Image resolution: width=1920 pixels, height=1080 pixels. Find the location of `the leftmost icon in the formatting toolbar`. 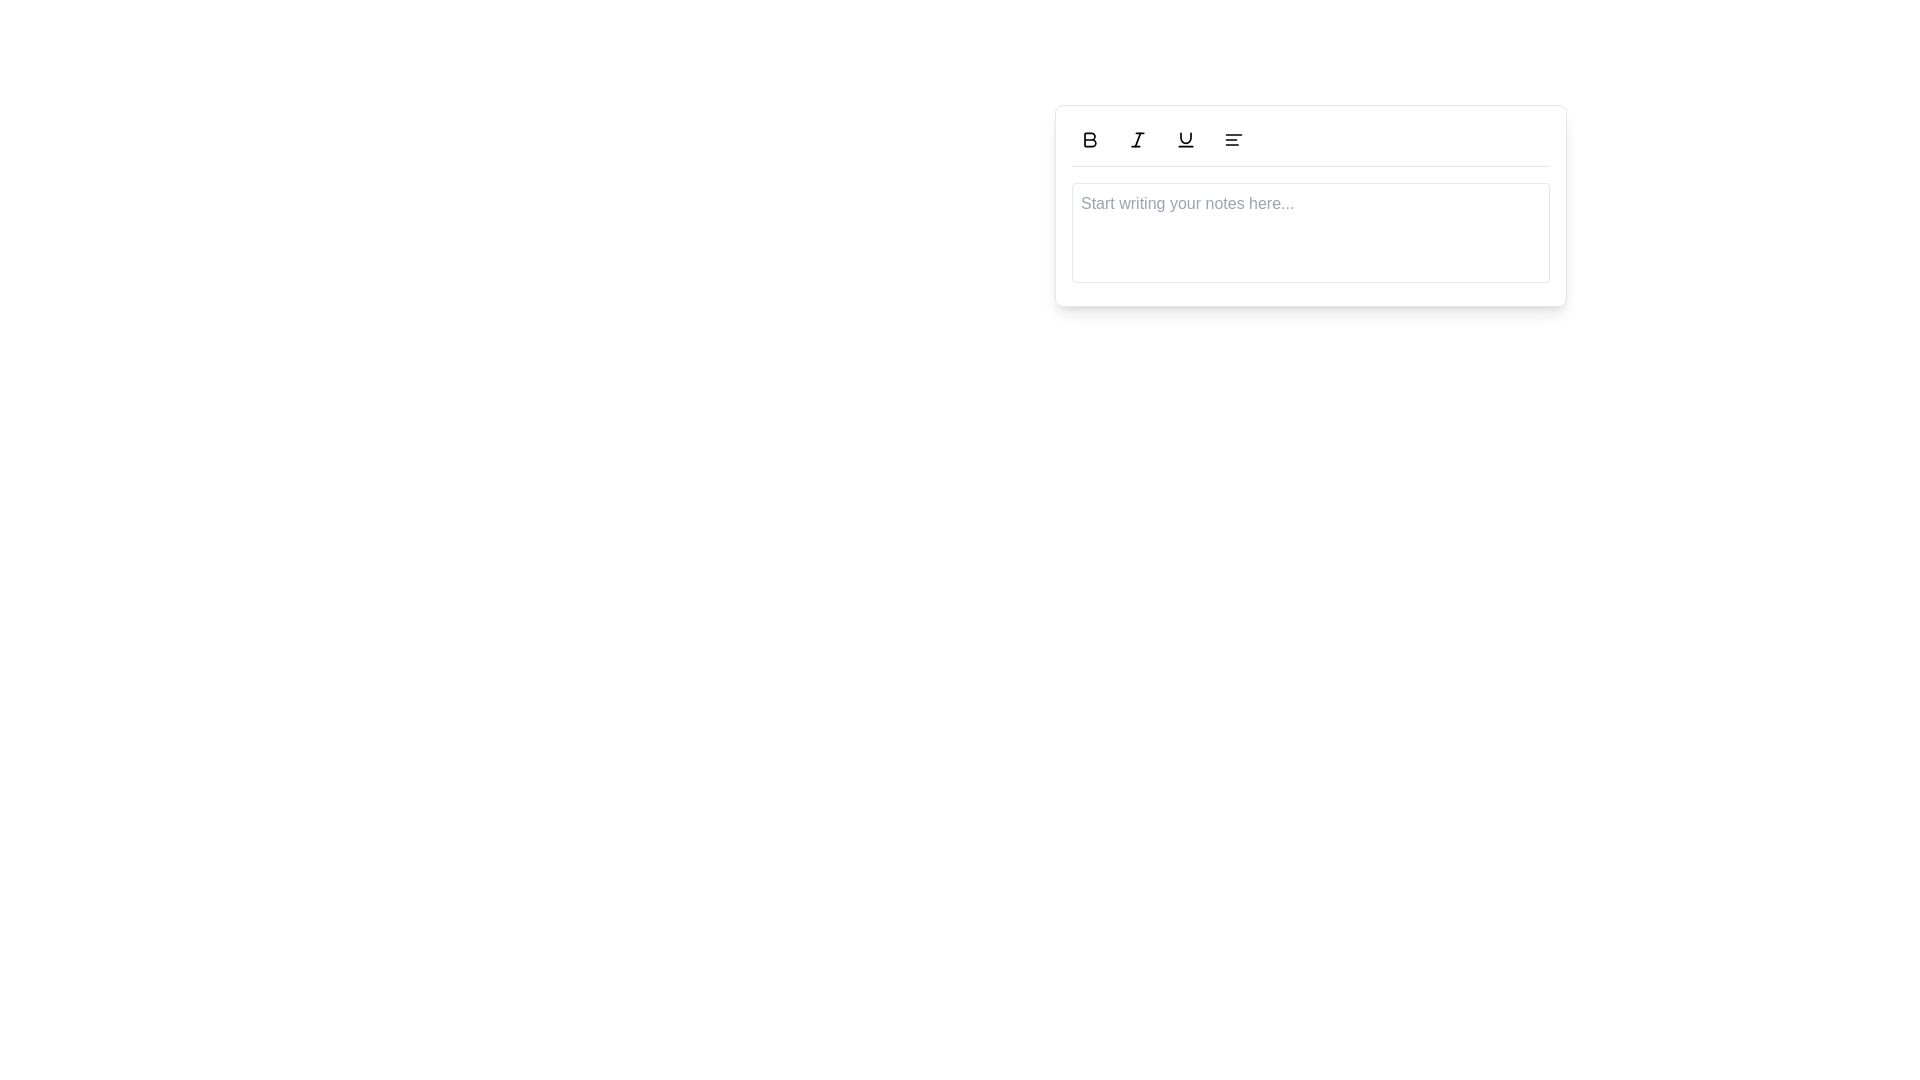

the leftmost icon in the formatting toolbar is located at coordinates (1088, 138).